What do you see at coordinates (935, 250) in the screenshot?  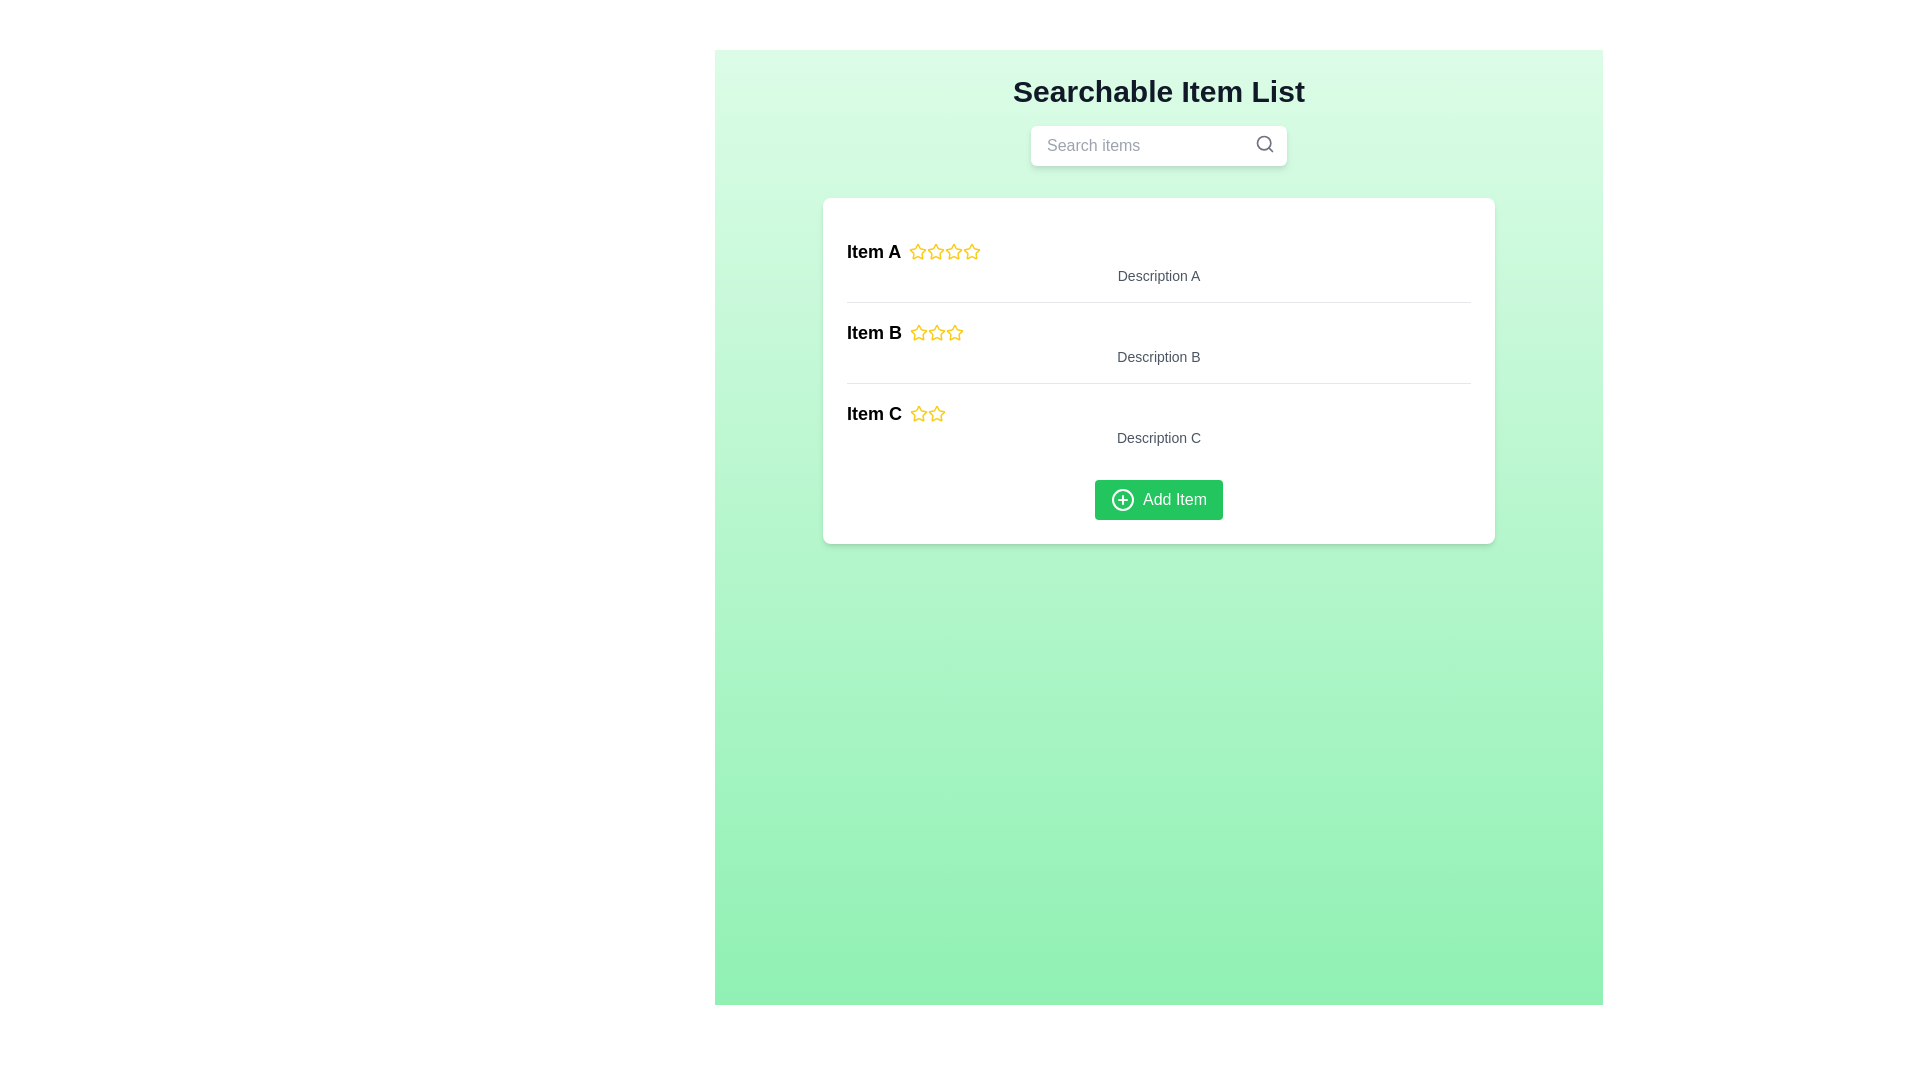 I see `the second star rating icon for 'Item A'` at bounding box center [935, 250].